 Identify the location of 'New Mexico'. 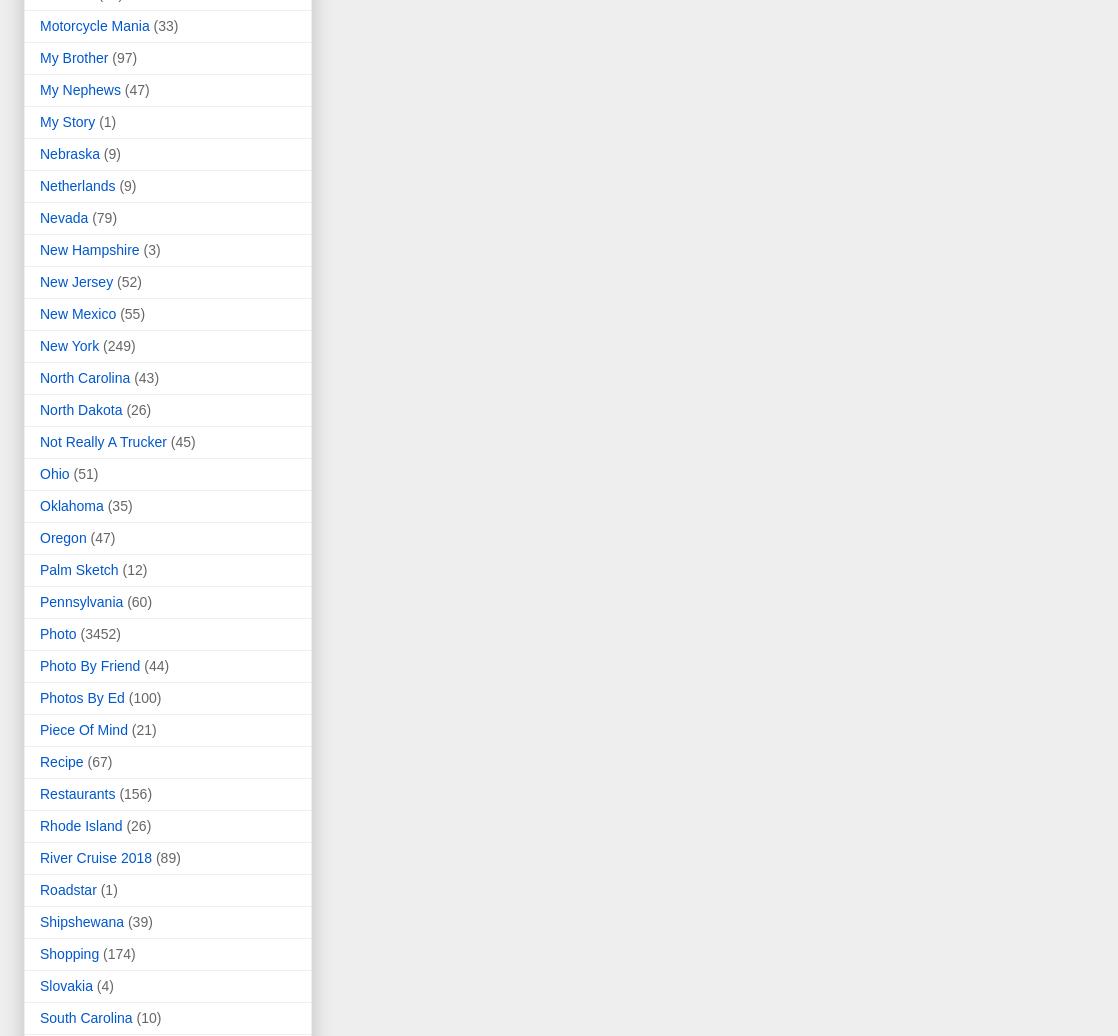
(78, 314).